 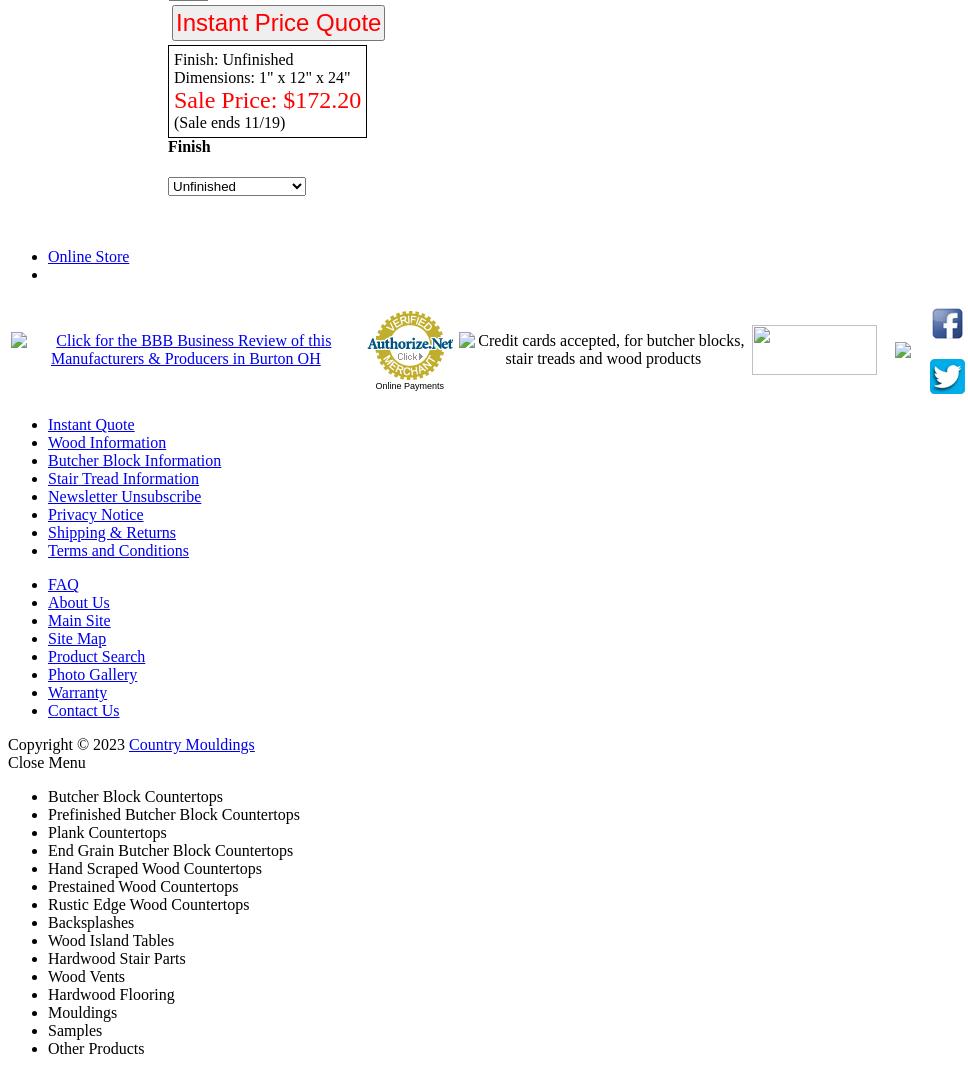 I want to click on 'Mouldings', so click(x=47, y=1012).